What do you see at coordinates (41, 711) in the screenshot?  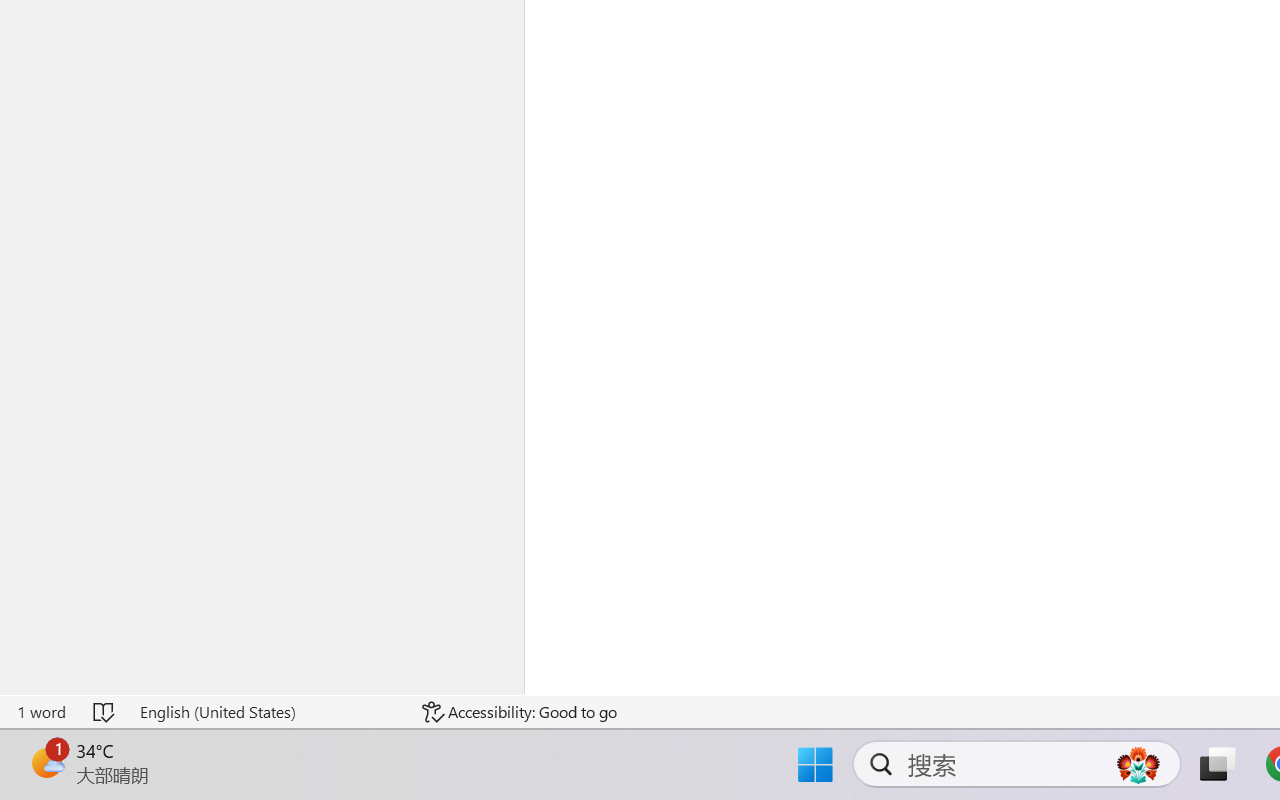 I see `'Word Count 1 word'` at bounding box center [41, 711].